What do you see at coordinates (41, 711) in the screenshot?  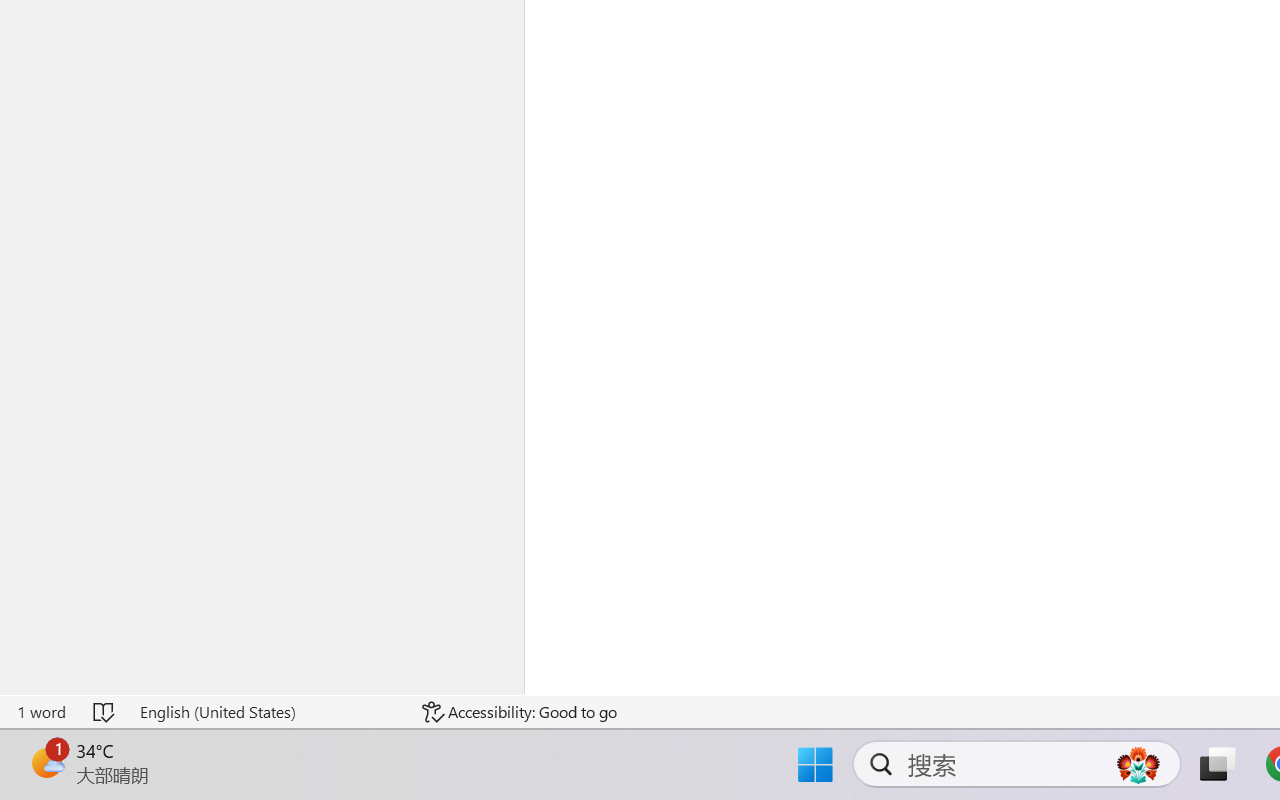 I see `'Word Count 1 word'` at bounding box center [41, 711].